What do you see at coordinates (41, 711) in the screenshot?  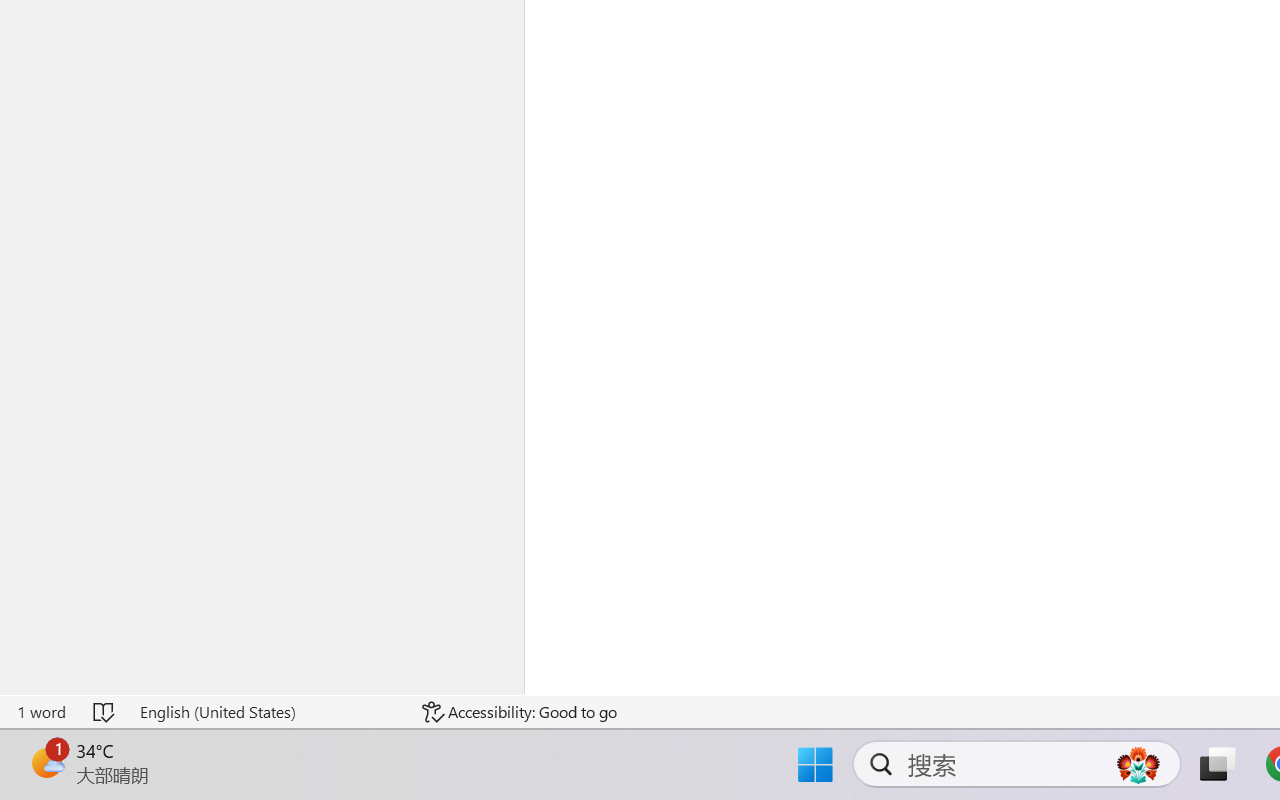 I see `'Word Count 1 word'` at bounding box center [41, 711].